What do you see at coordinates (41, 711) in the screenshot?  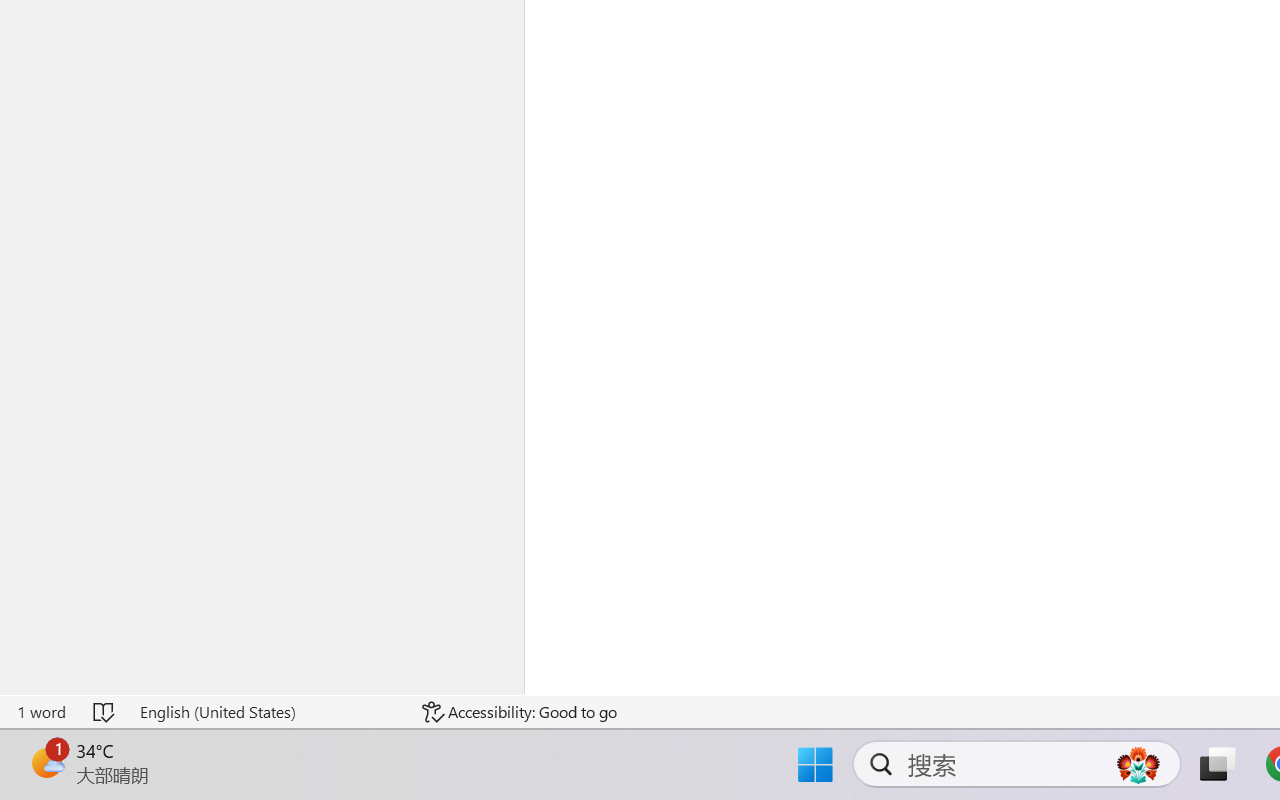 I see `'Word Count 1 word'` at bounding box center [41, 711].